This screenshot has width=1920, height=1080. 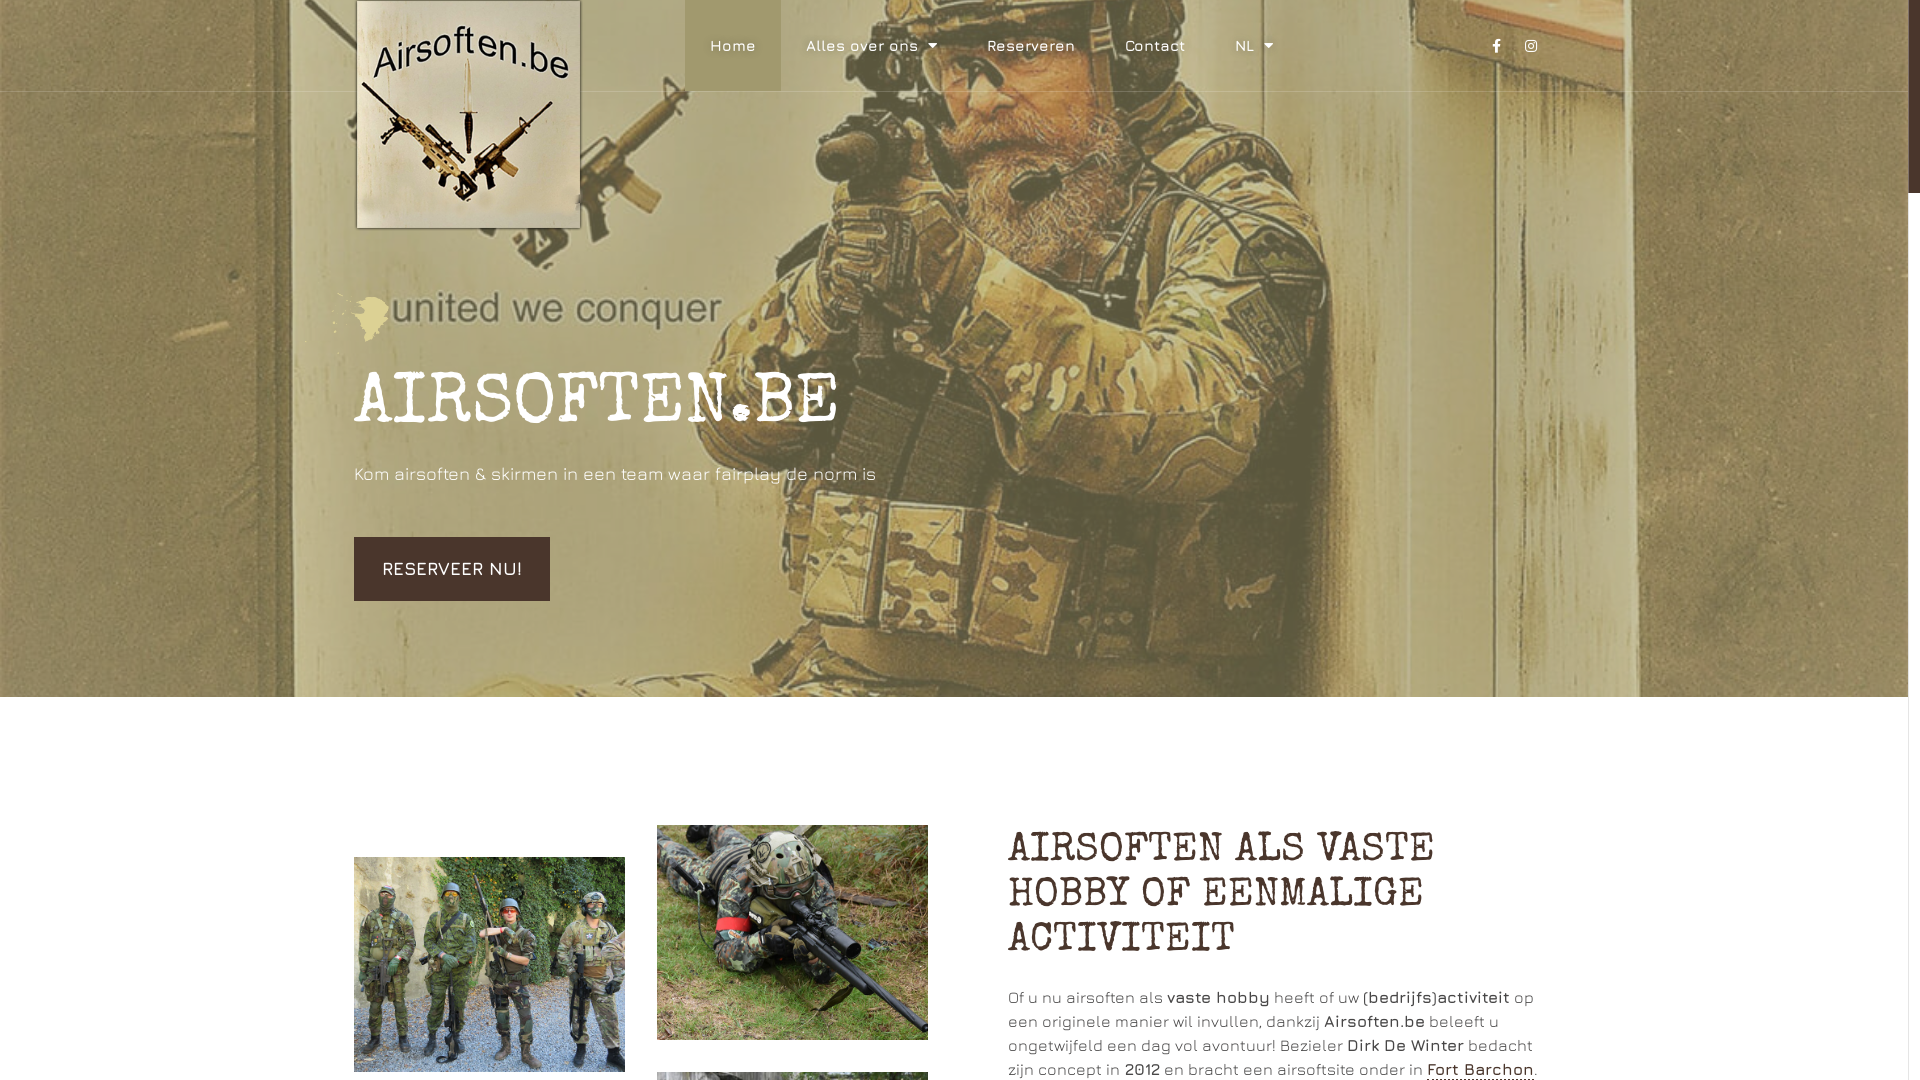 What do you see at coordinates (1252, 45) in the screenshot?
I see `'NL'` at bounding box center [1252, 45].